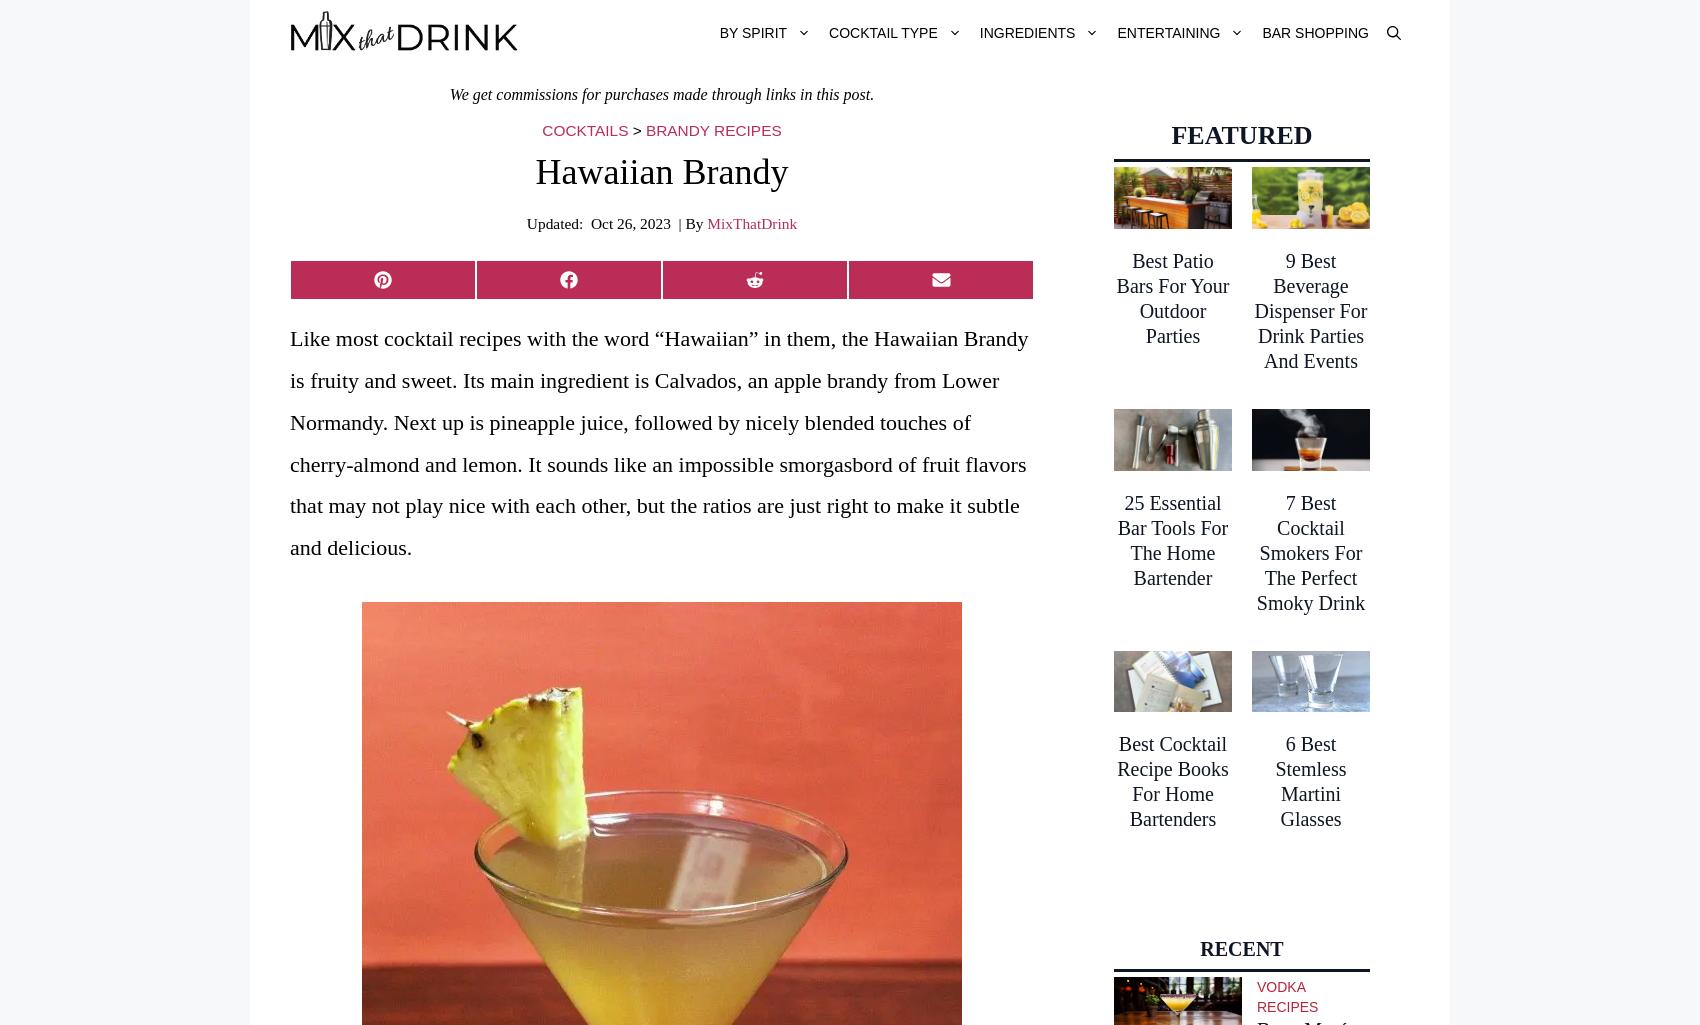 The image size is (1700, 1025). Describe the element at coordinates (1310, 309) in the screenshot. I see `'9 Best Beverage Dispenser for Drink Parties and Events'` at that location.